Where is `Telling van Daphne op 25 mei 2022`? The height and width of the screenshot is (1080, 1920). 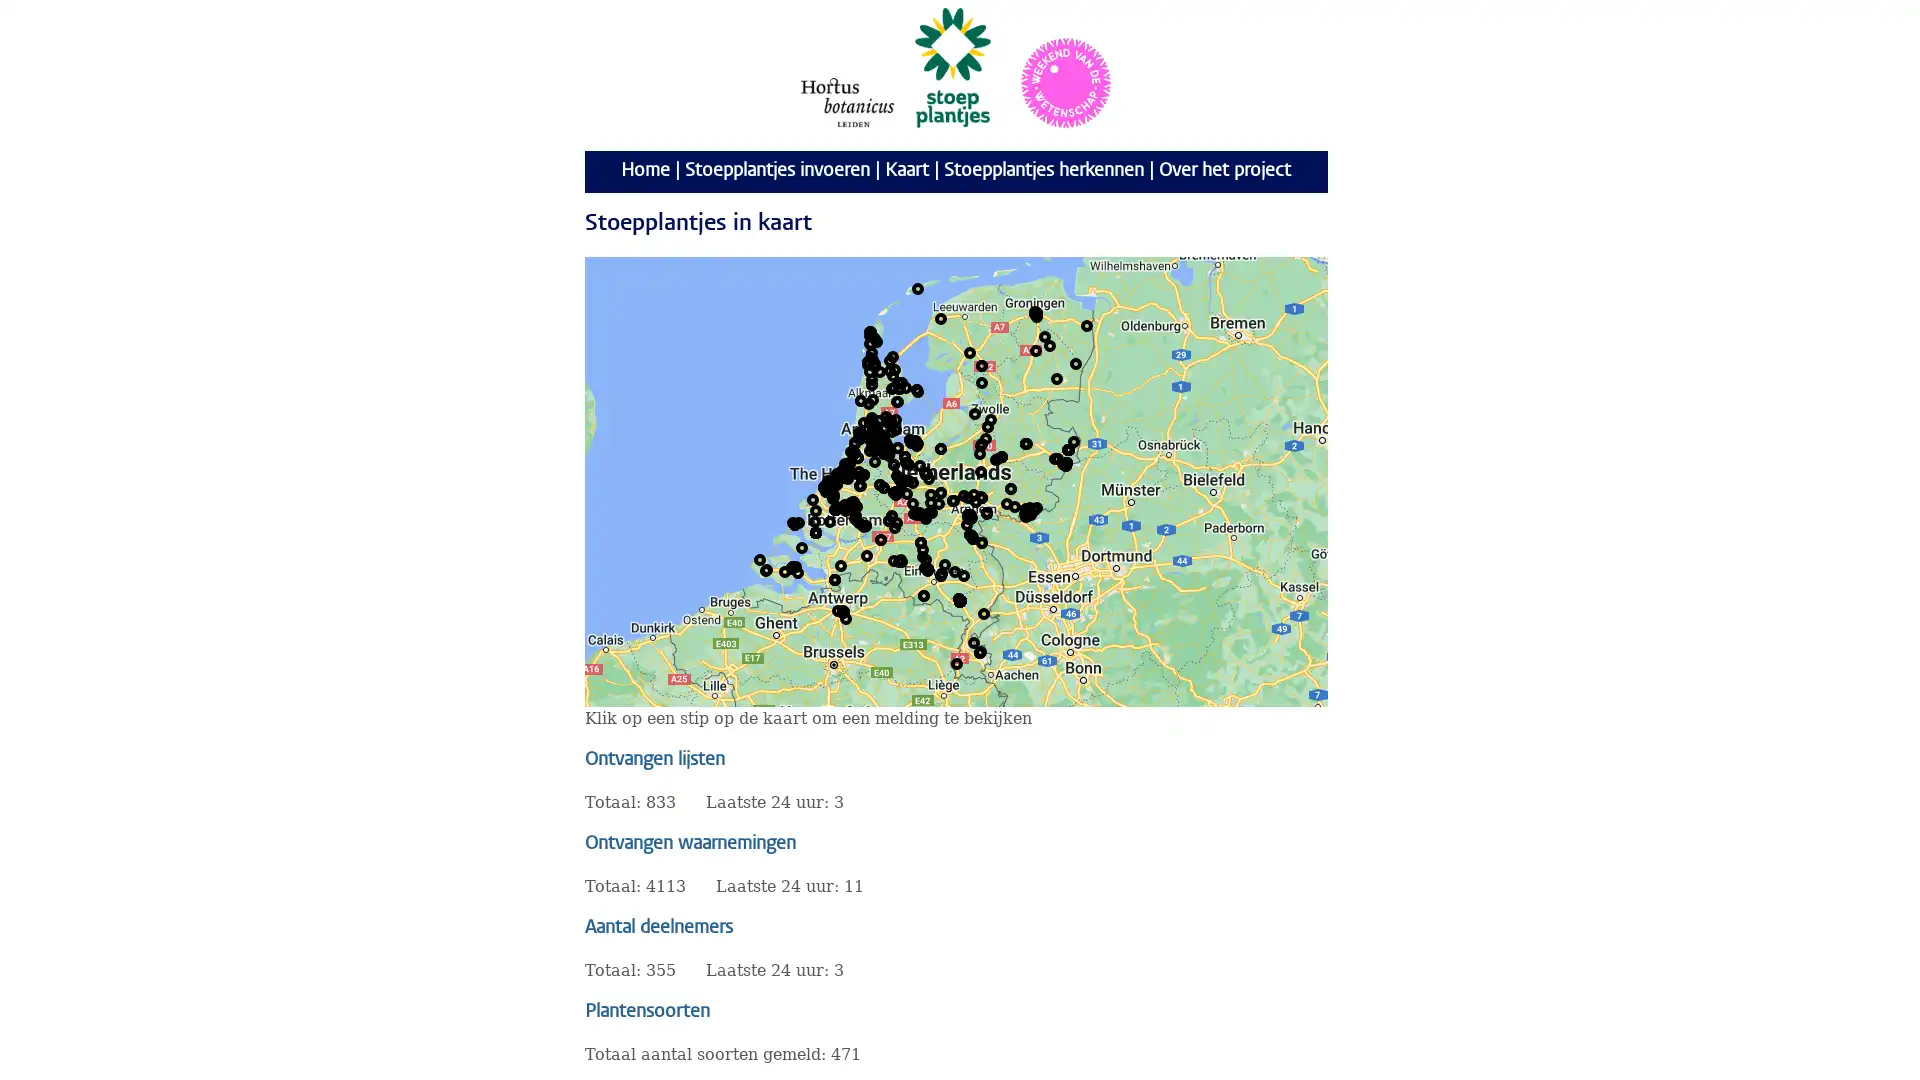
Telling van Daphne op 25 mei 2022 is located at coordinates (860, 475).